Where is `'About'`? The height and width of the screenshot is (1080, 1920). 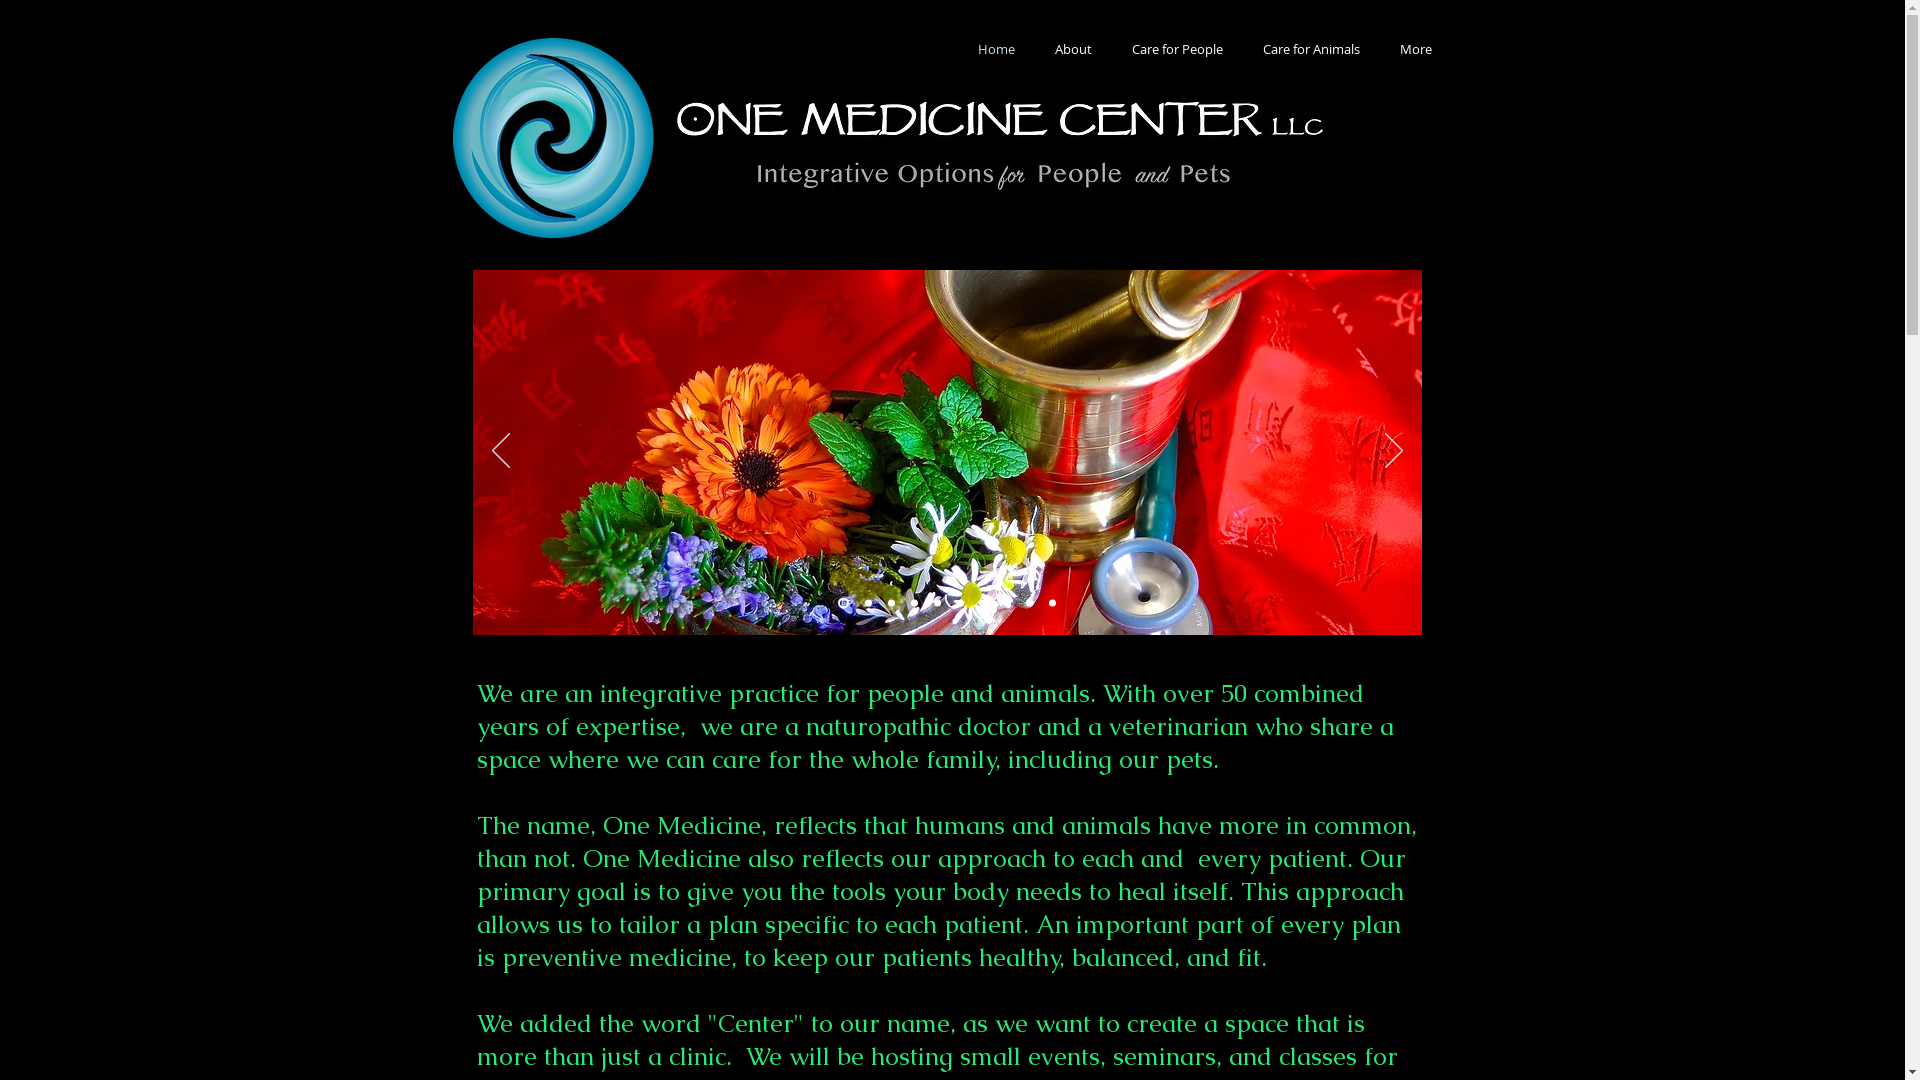 'About' is located at coordinates (1071, 48).